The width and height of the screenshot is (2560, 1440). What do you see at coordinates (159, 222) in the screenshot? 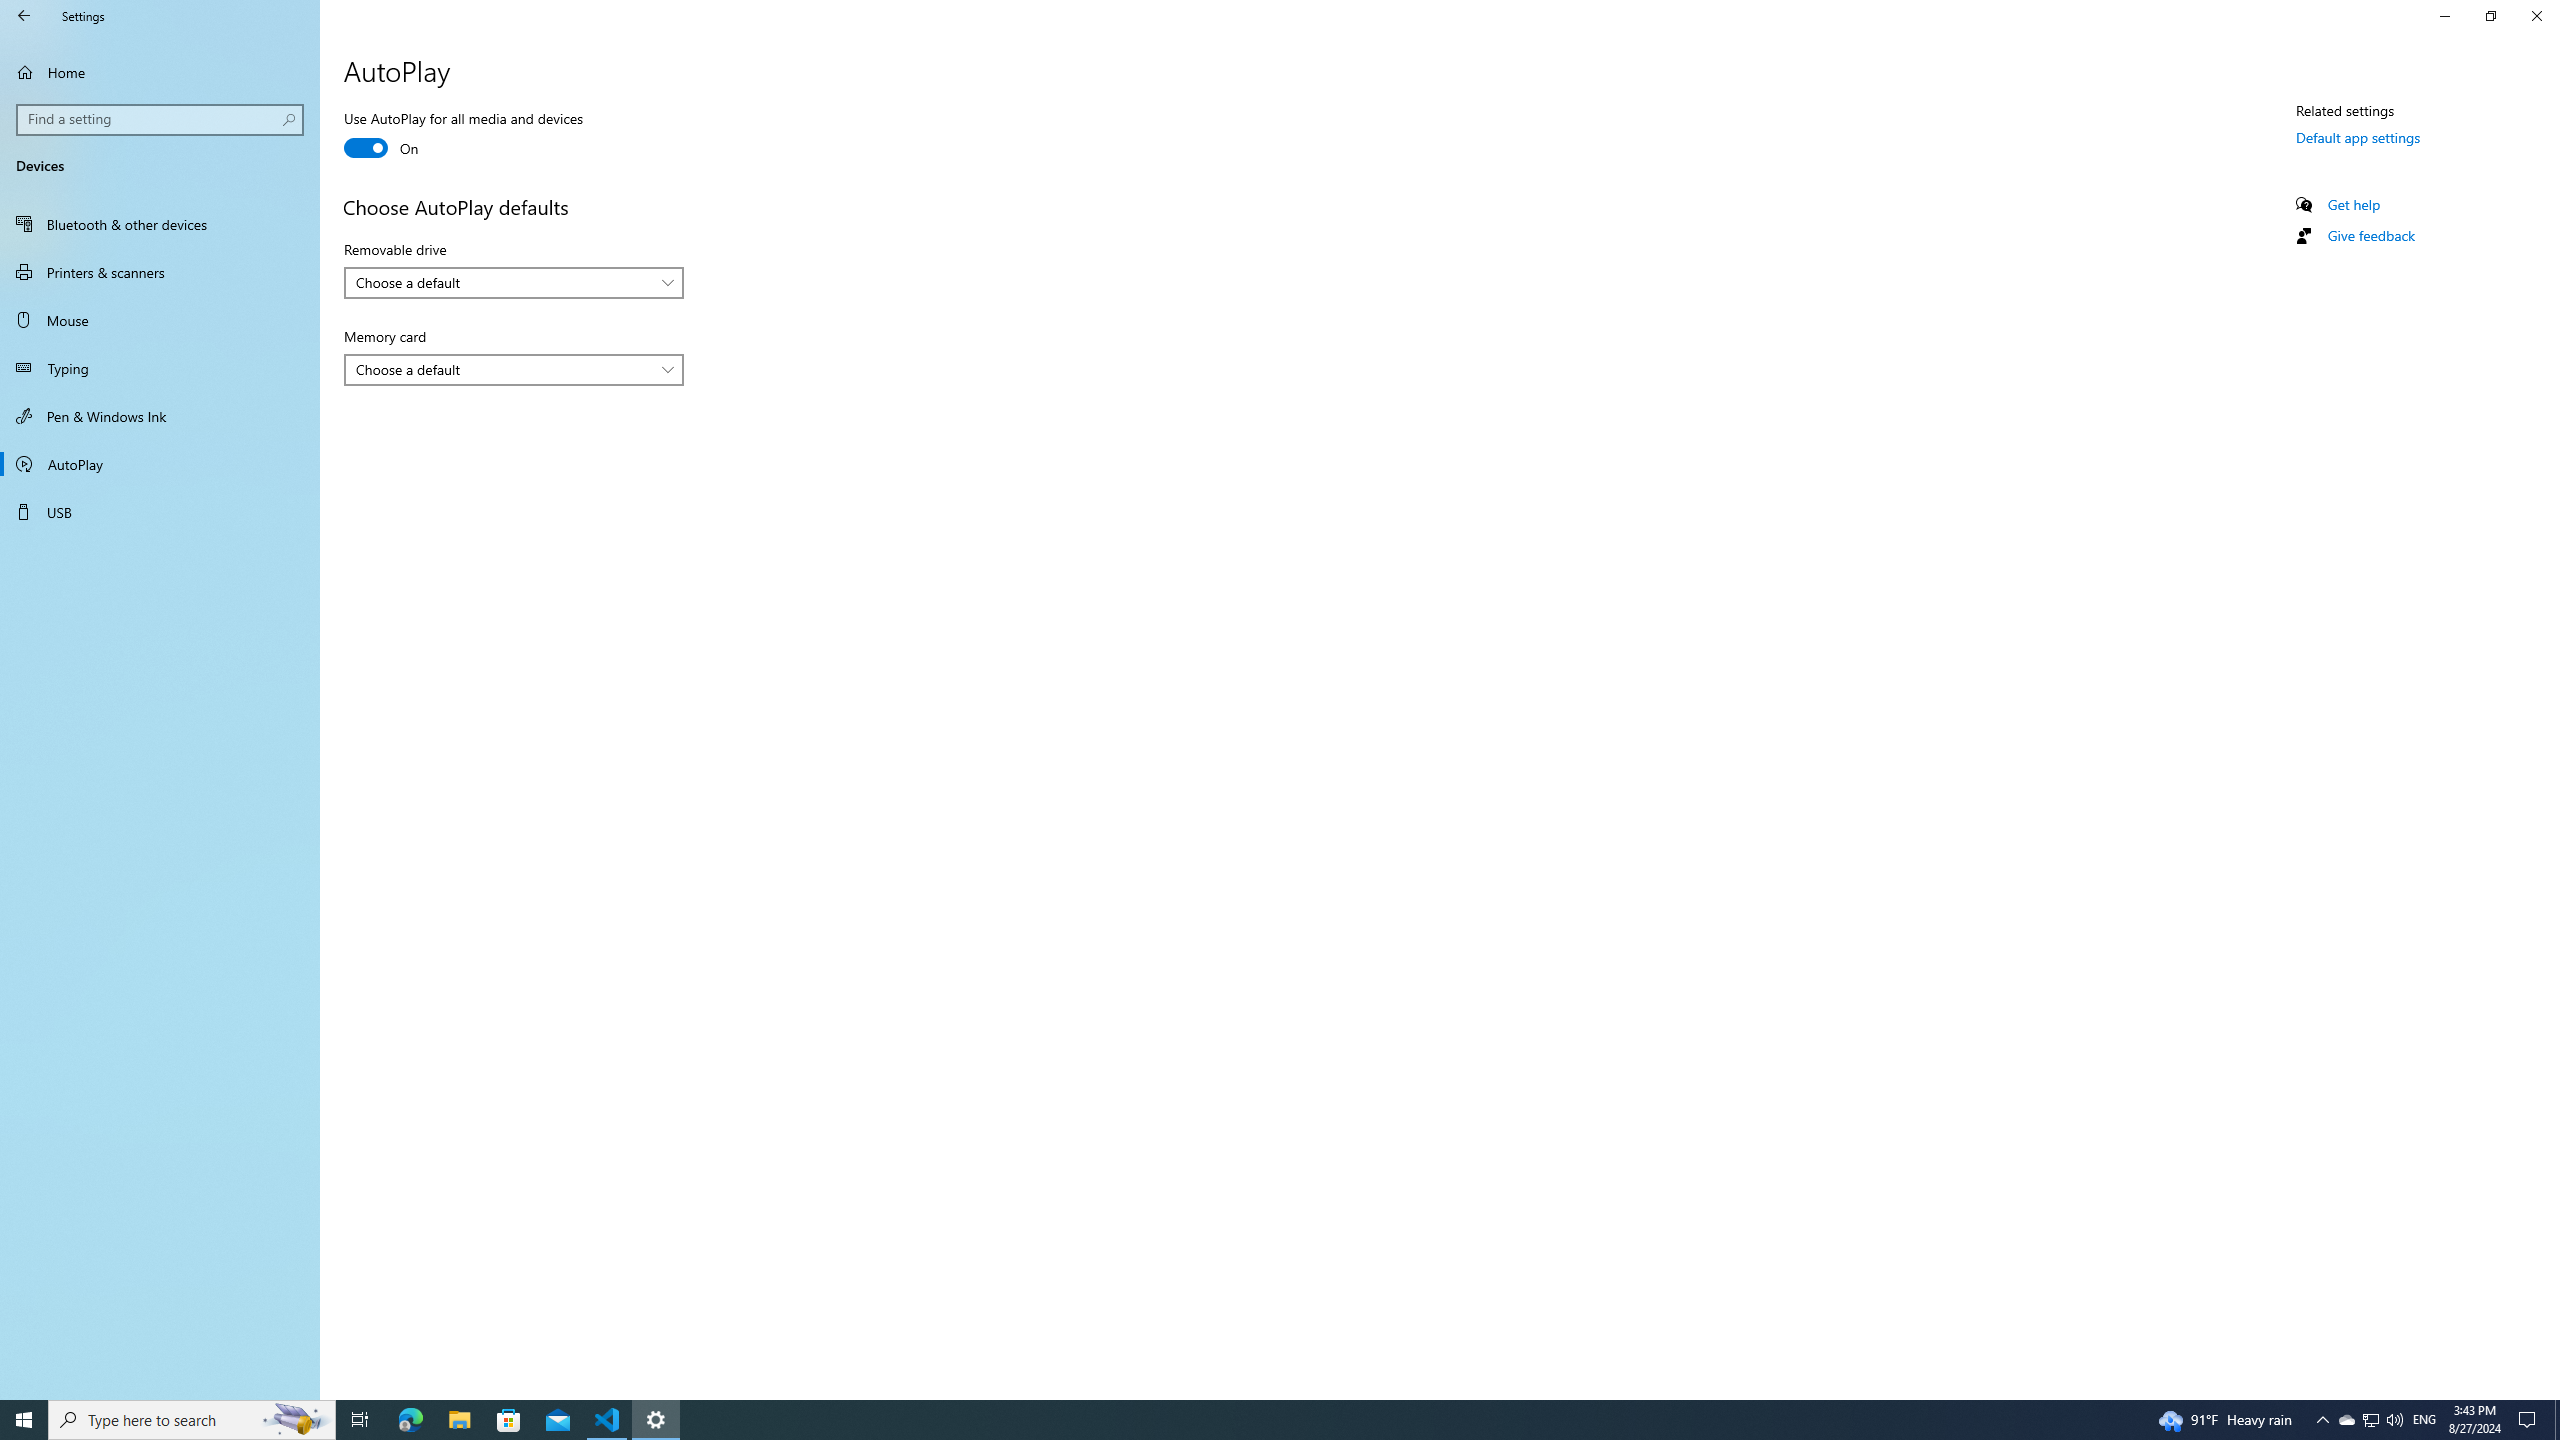
I see `'Bluetooth & other devices'` at bounding box center [159, 222].